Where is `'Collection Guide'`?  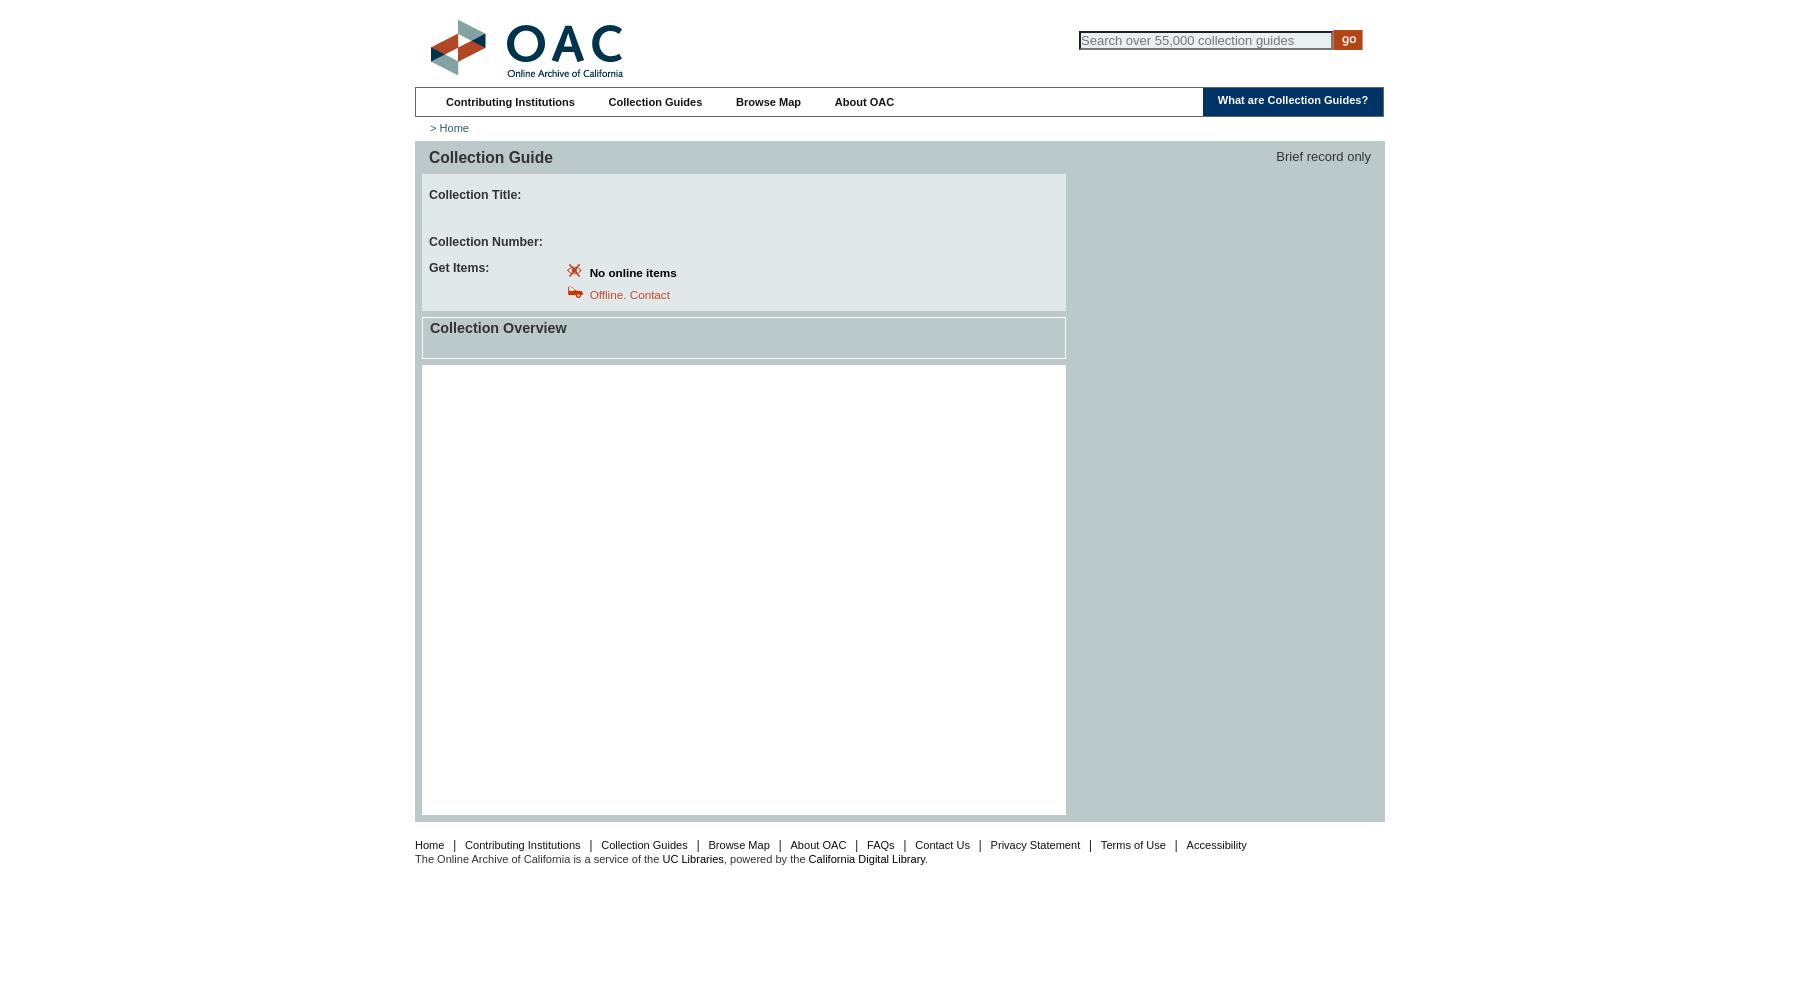
'Collection Guide' is located at coordinates (489, 156).